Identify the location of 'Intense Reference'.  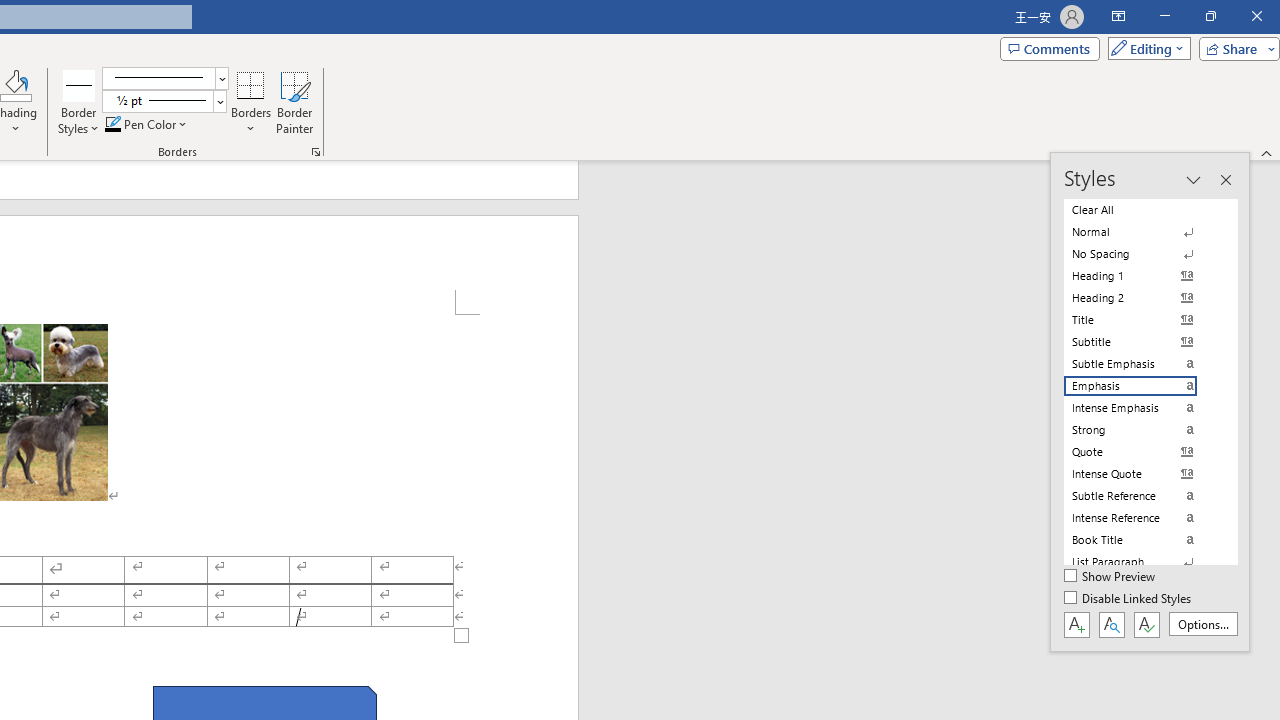
(1142, 517).